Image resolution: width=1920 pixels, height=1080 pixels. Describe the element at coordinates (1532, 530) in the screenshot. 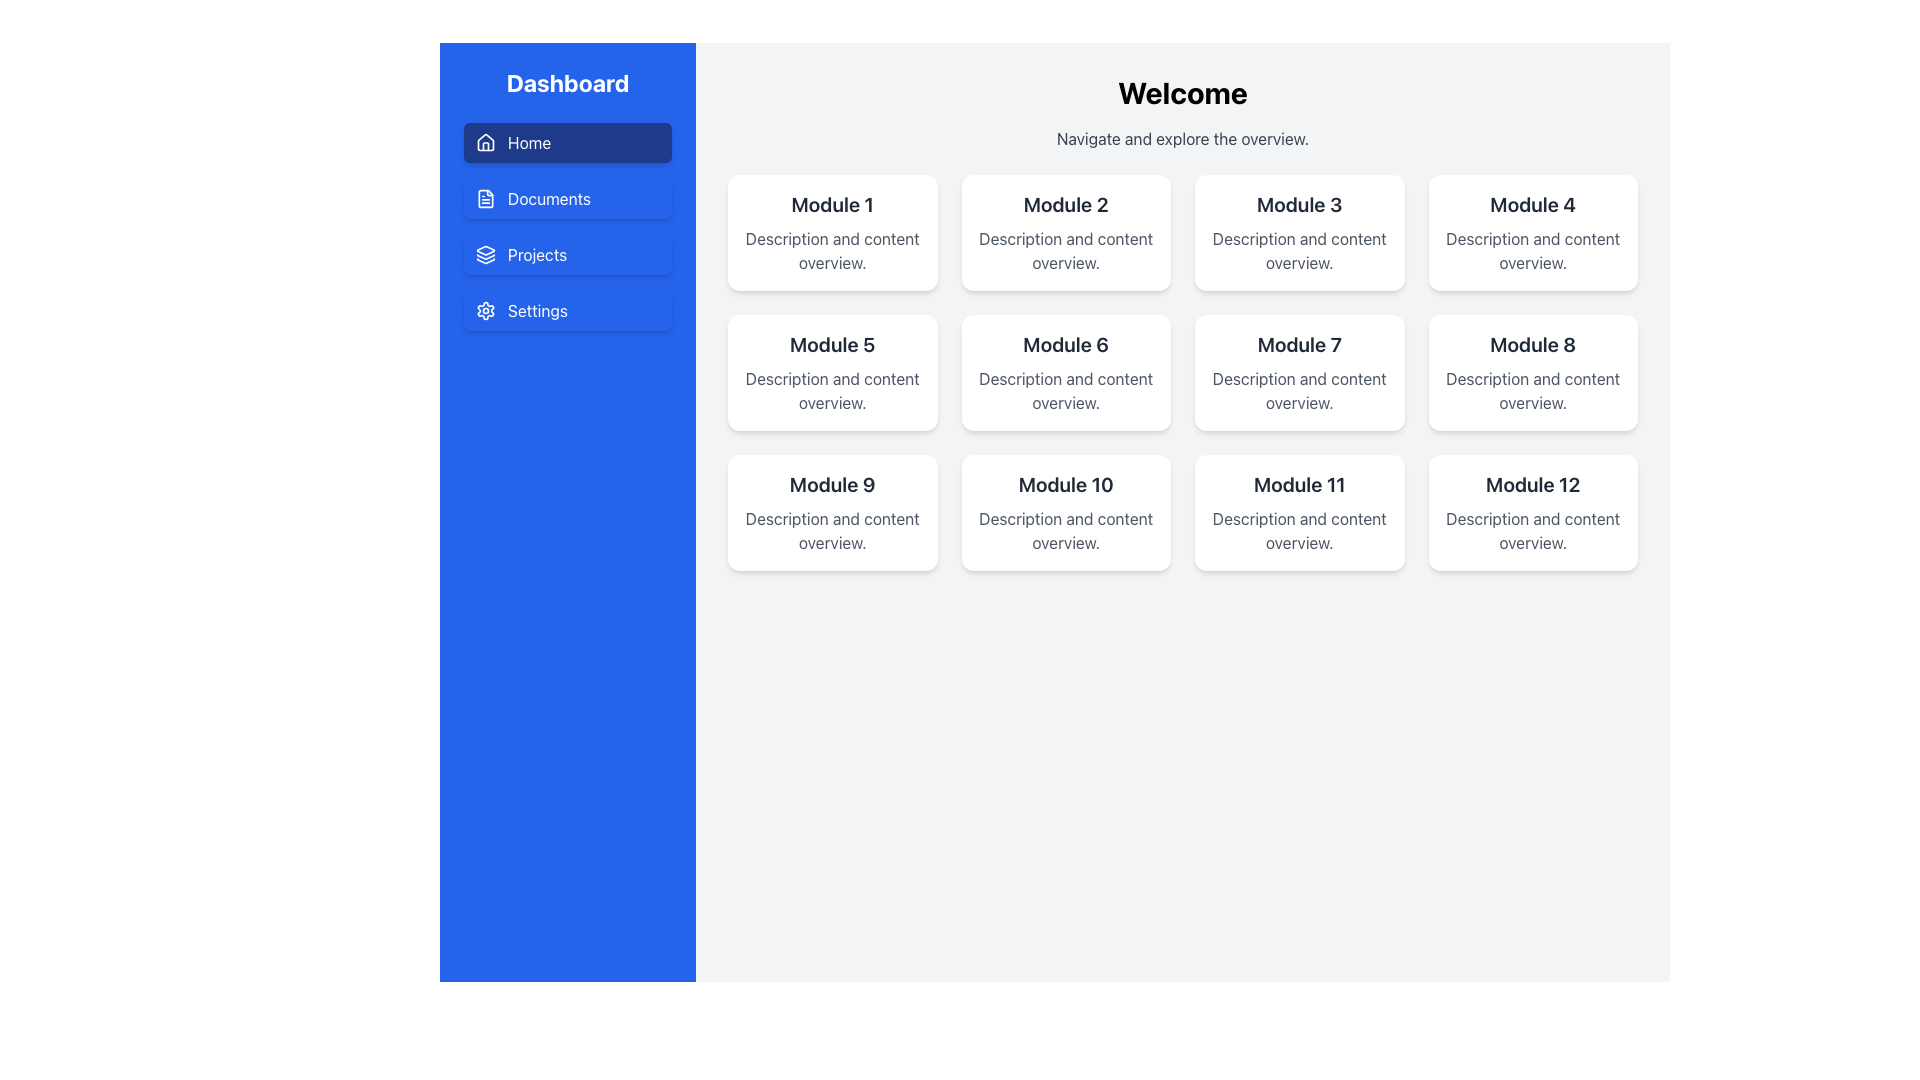

I see `static text label that describes the contents of 'Module 12', located at the bottom of the card on the right-hand side of the dashboard` at that location.